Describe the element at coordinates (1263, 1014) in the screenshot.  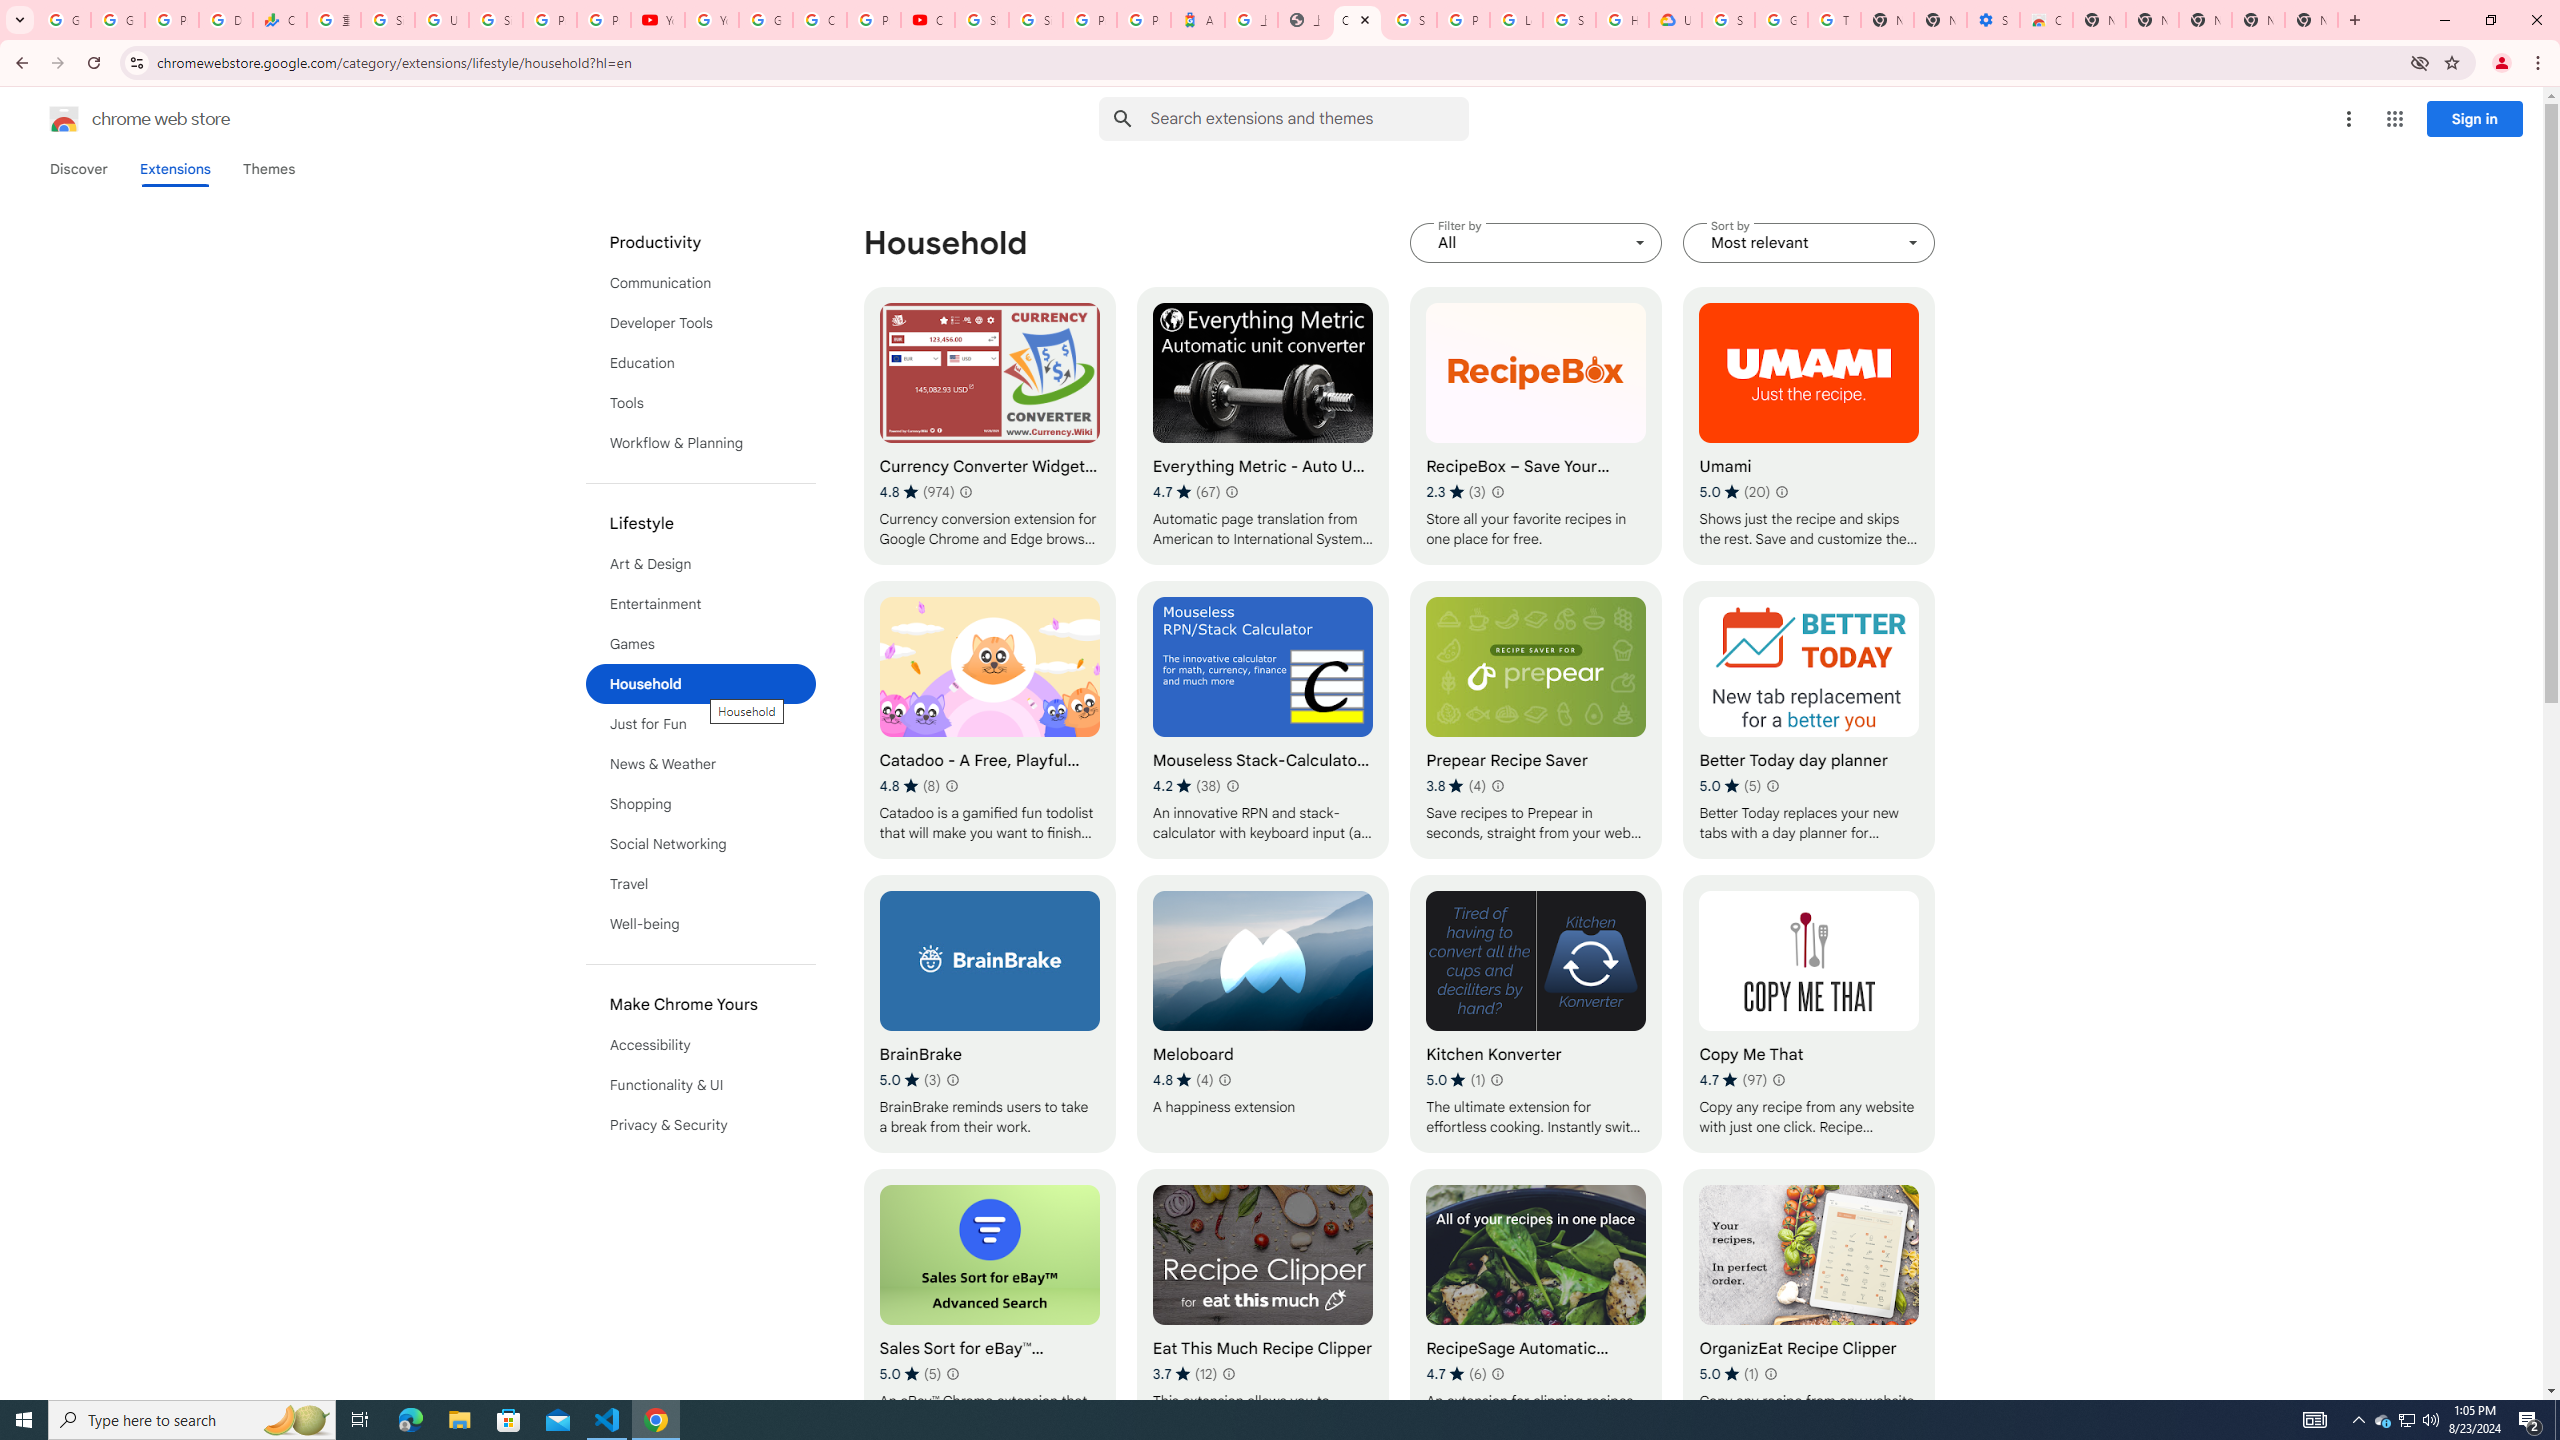
I see `'Meloboard'` at that location.